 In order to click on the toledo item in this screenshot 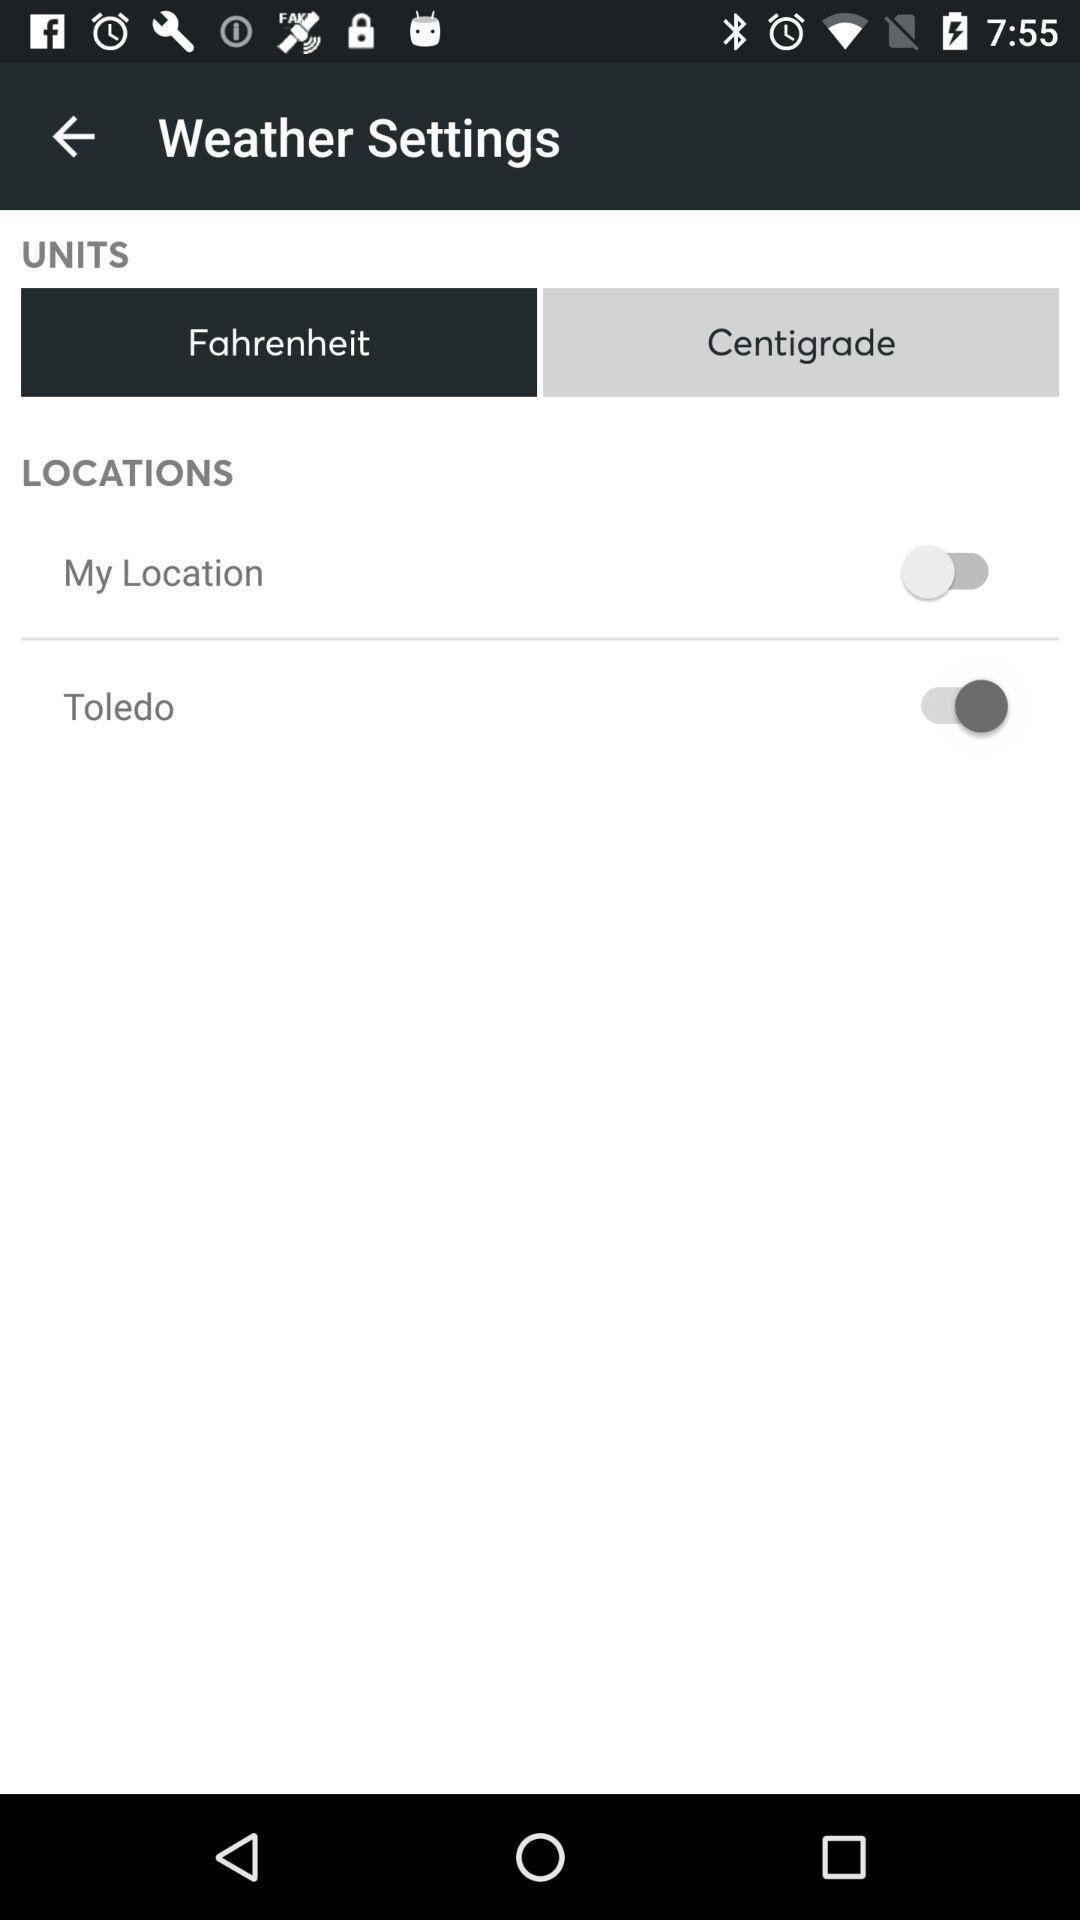, I will do `click(118, 705)`.